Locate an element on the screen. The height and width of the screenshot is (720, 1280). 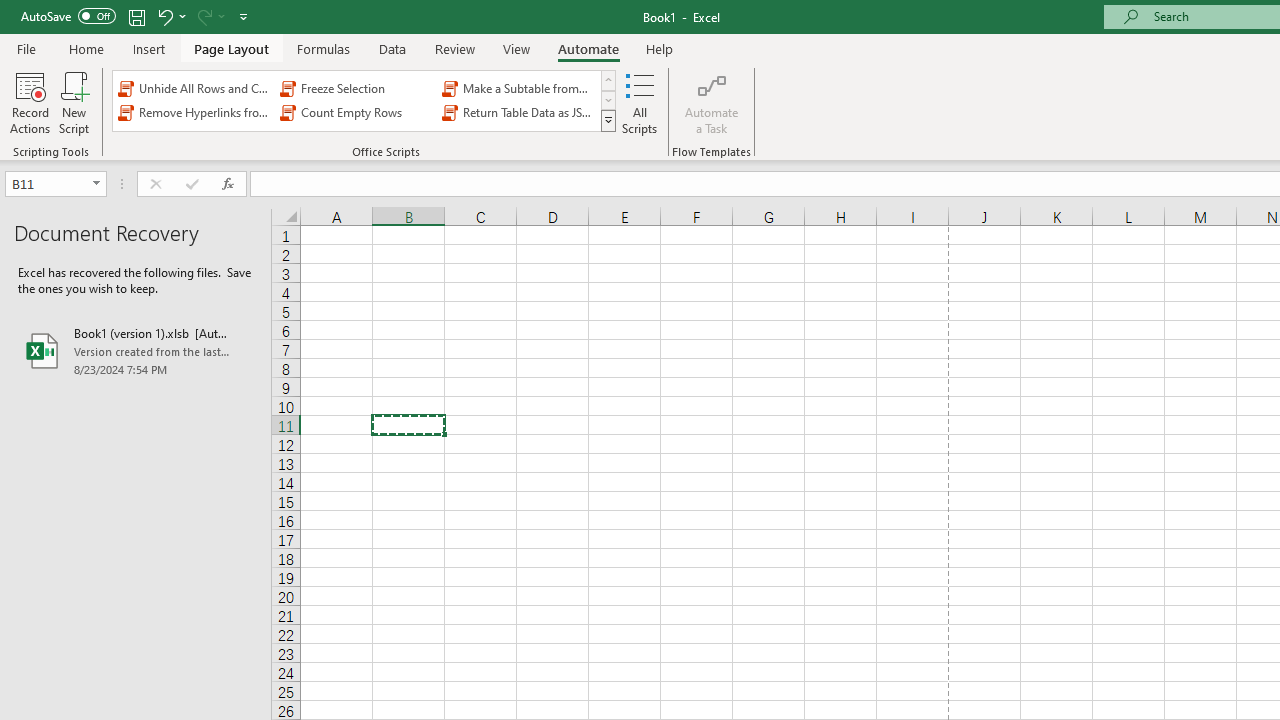
'Freeze Selection' is located at coordinates (357, 87).